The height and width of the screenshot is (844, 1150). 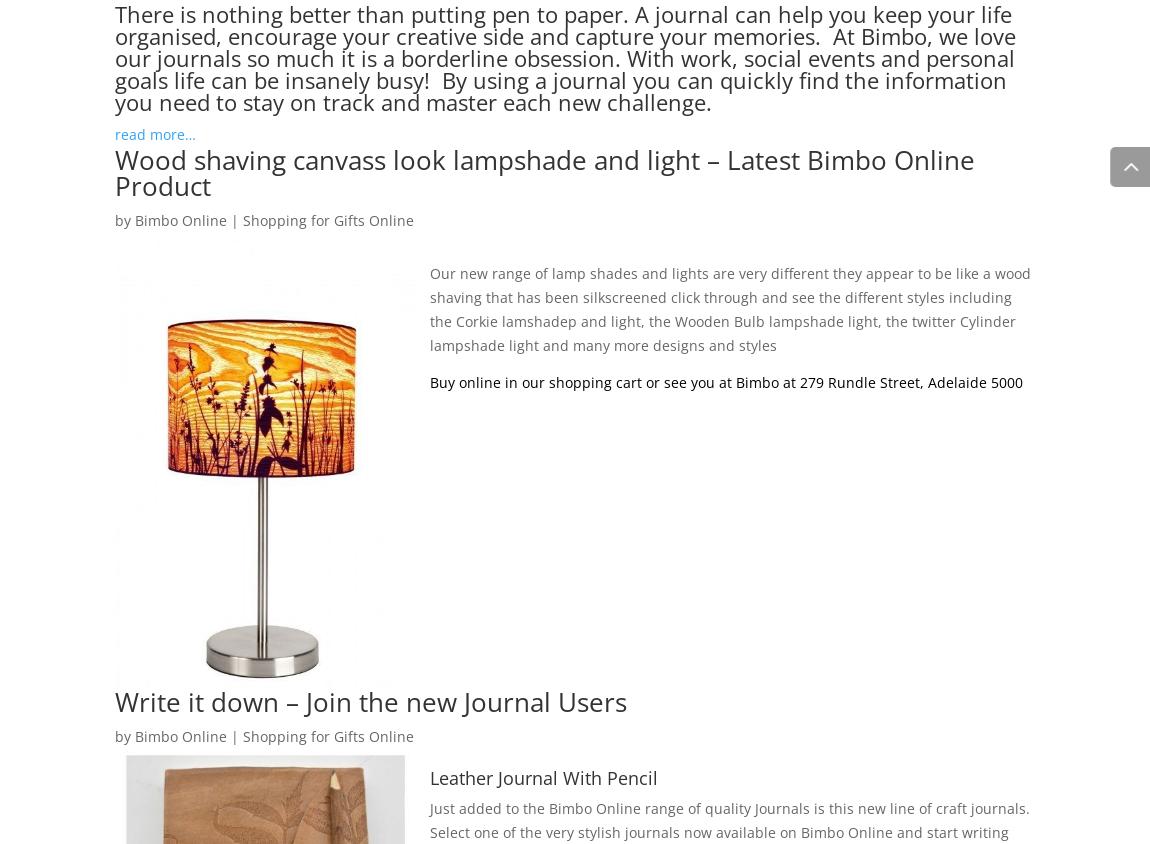 What do you see at coordinates (543, 776) in the screenshot?
I see `'Leather Journal With Pencil'` at bounding box center [543, 776].